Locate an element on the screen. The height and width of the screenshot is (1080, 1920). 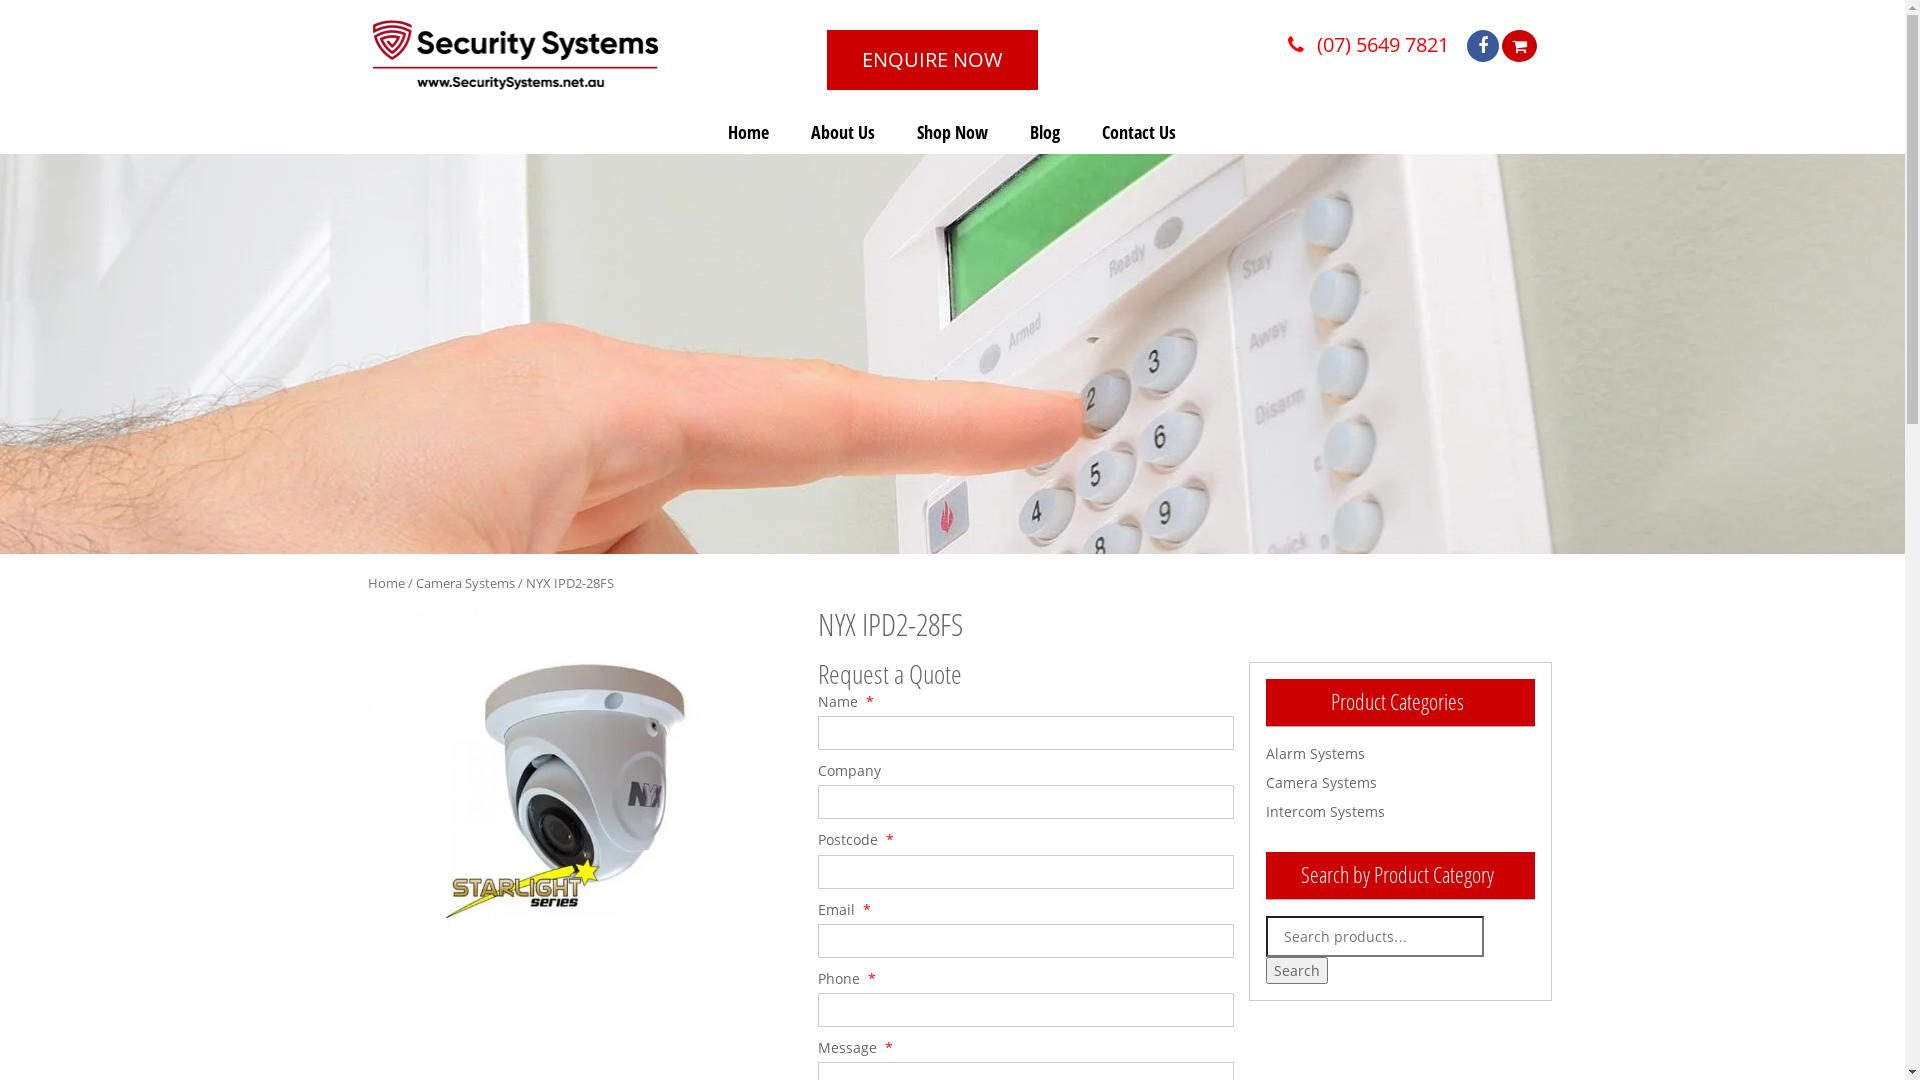
'Contact Us' is located at coordinates (1138, 131).